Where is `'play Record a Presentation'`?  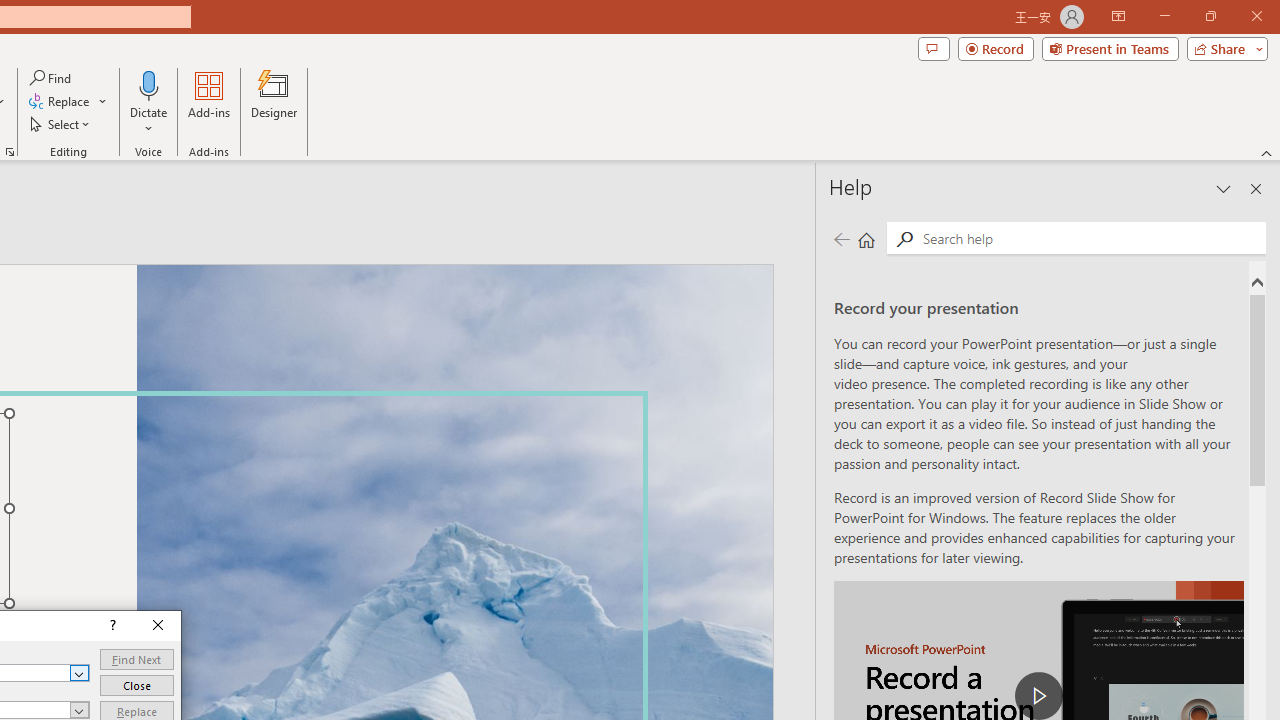
'play Record a Presentation' is located at coordinates (1038, 694).